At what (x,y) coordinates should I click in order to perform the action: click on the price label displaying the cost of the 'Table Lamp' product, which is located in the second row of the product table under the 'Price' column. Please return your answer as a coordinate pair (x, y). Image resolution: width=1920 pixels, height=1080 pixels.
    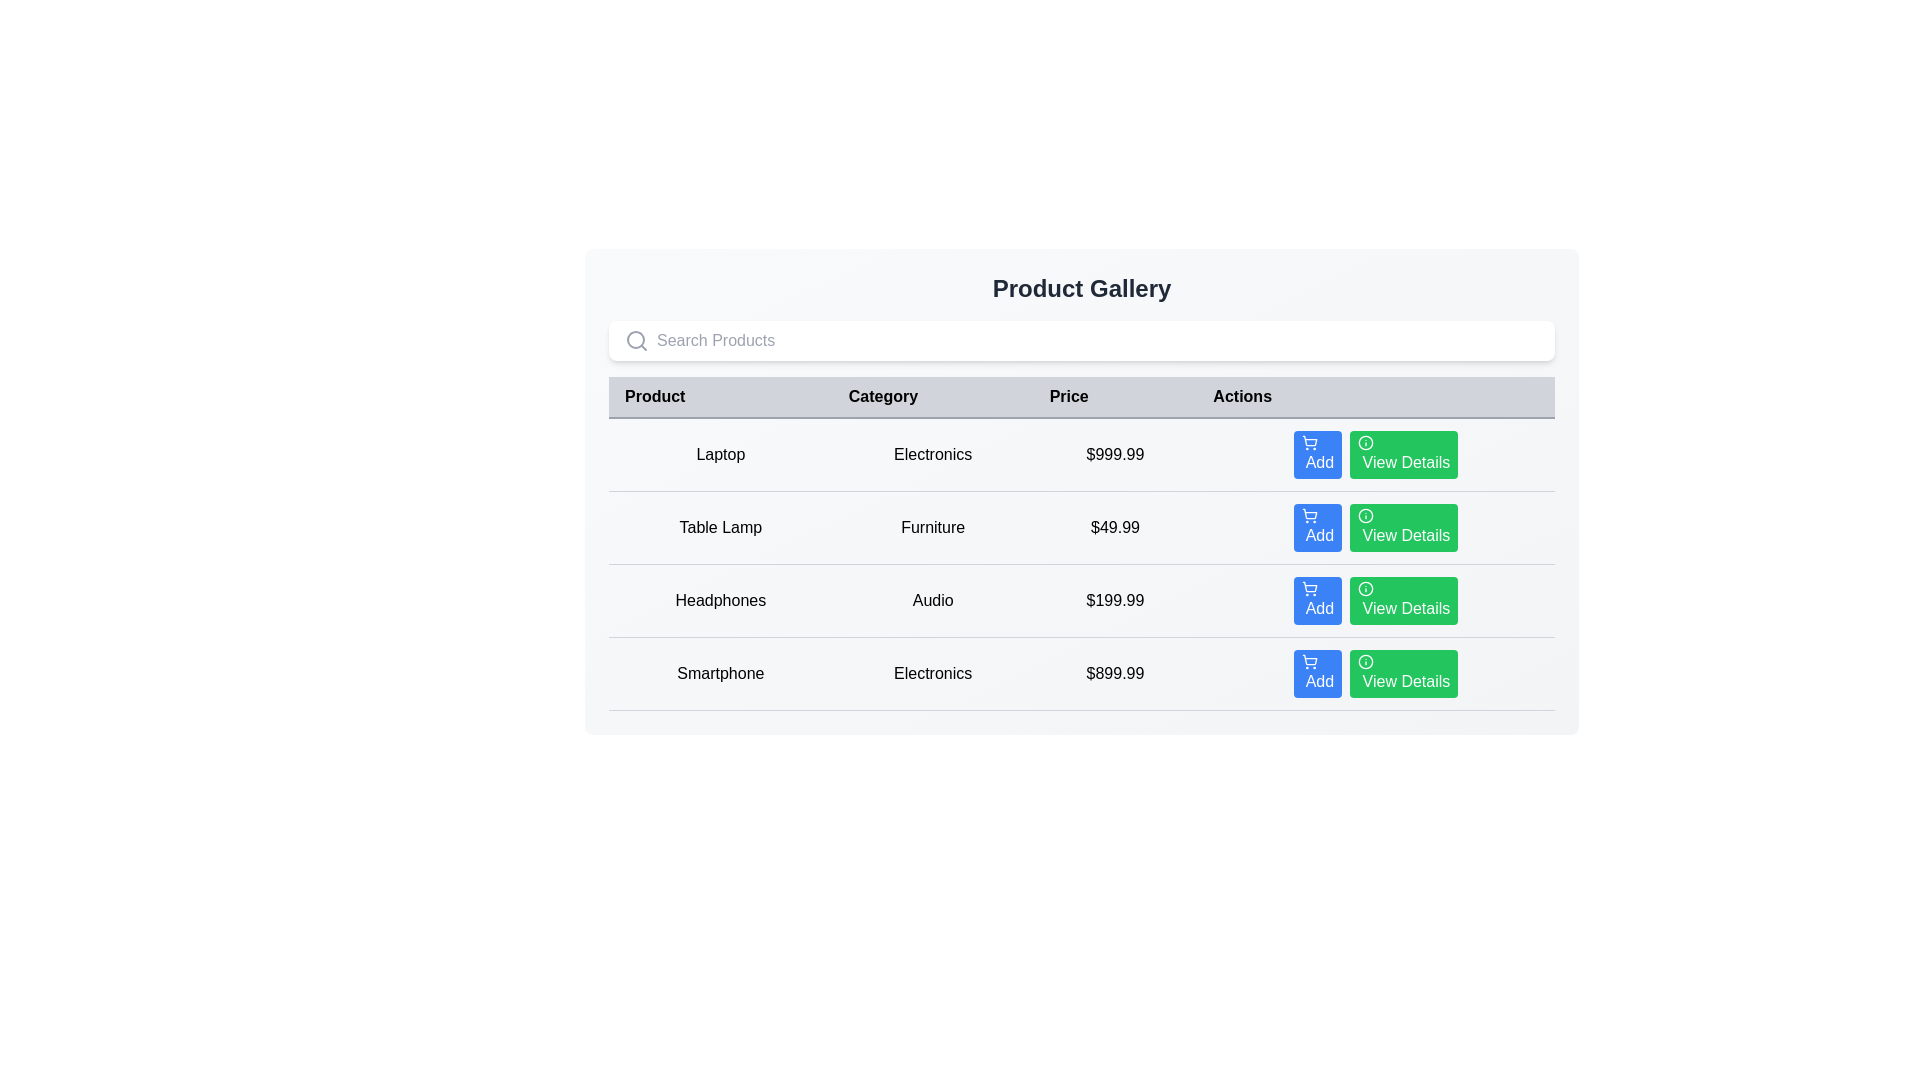
    Looking at the image, I should click on (1114, 527).